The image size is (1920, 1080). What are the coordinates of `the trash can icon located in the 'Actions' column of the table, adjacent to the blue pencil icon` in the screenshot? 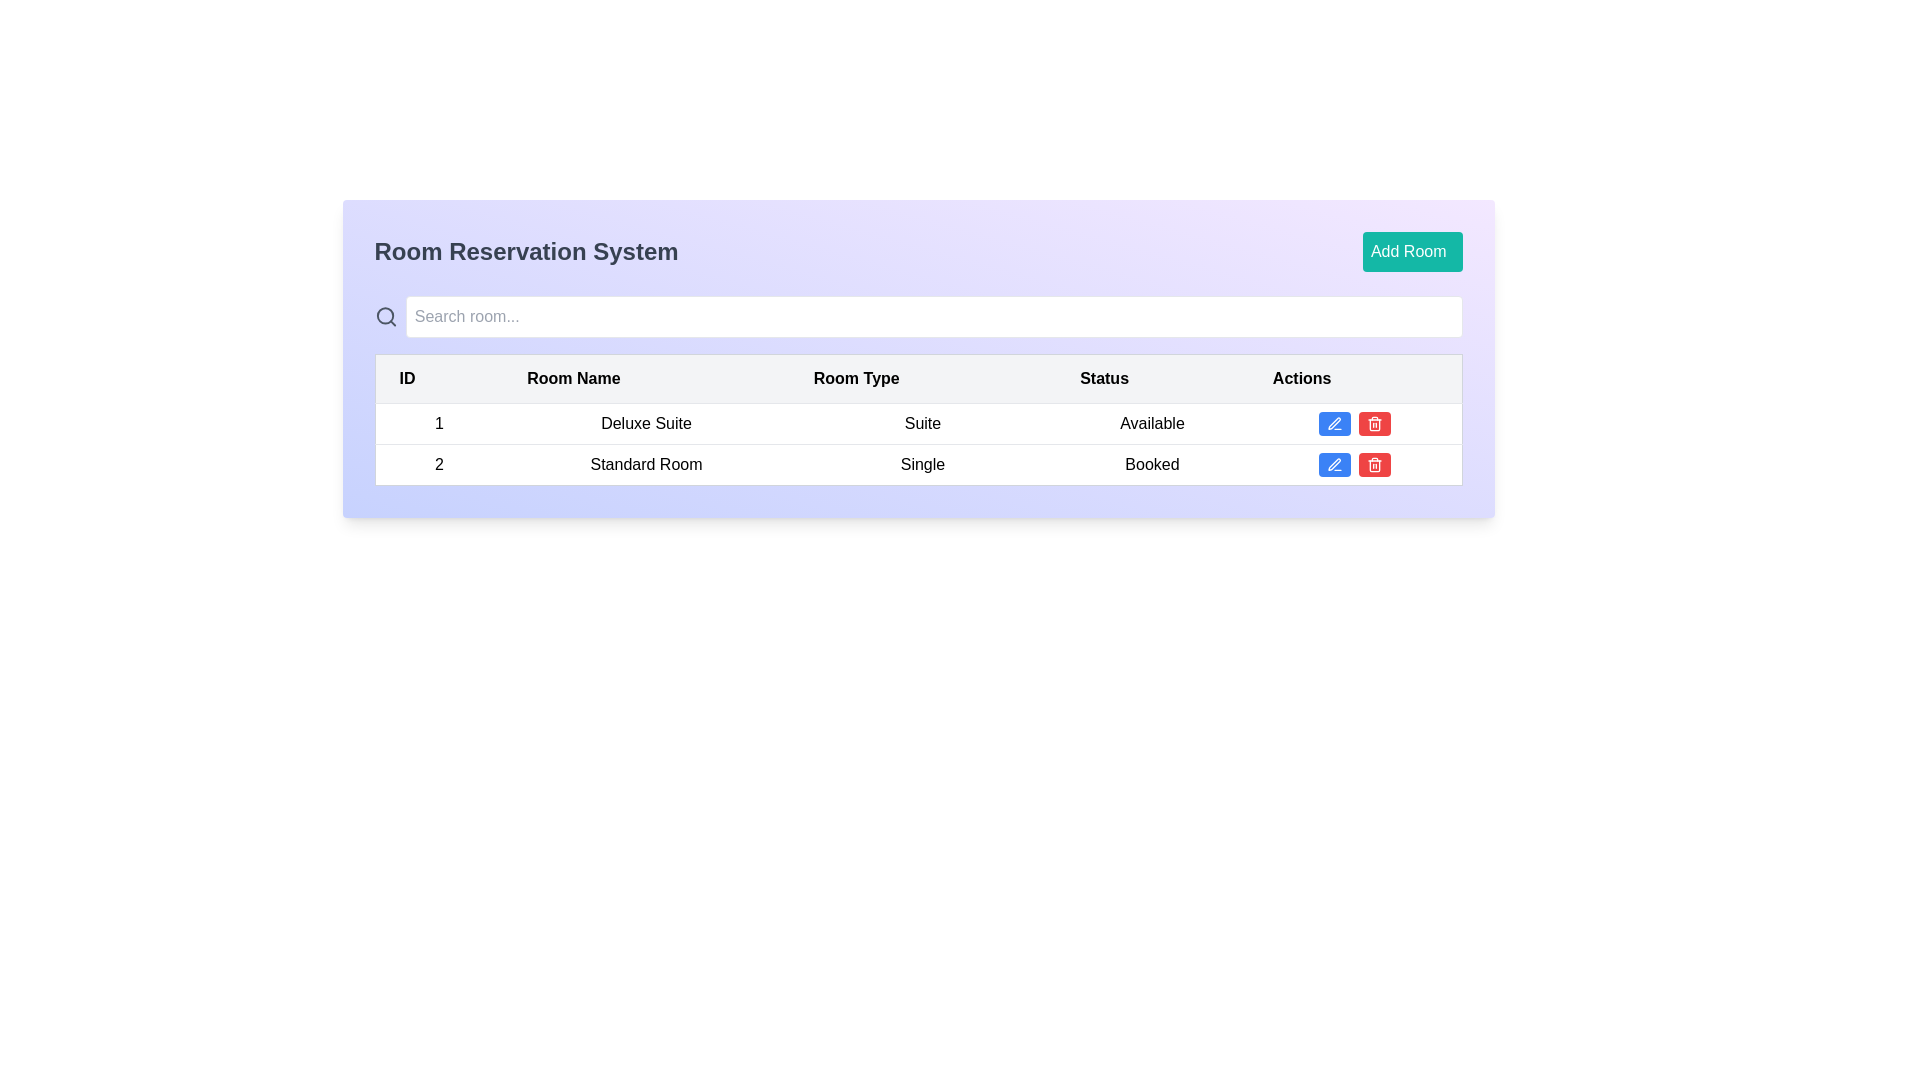 It's located at (1374, 423).